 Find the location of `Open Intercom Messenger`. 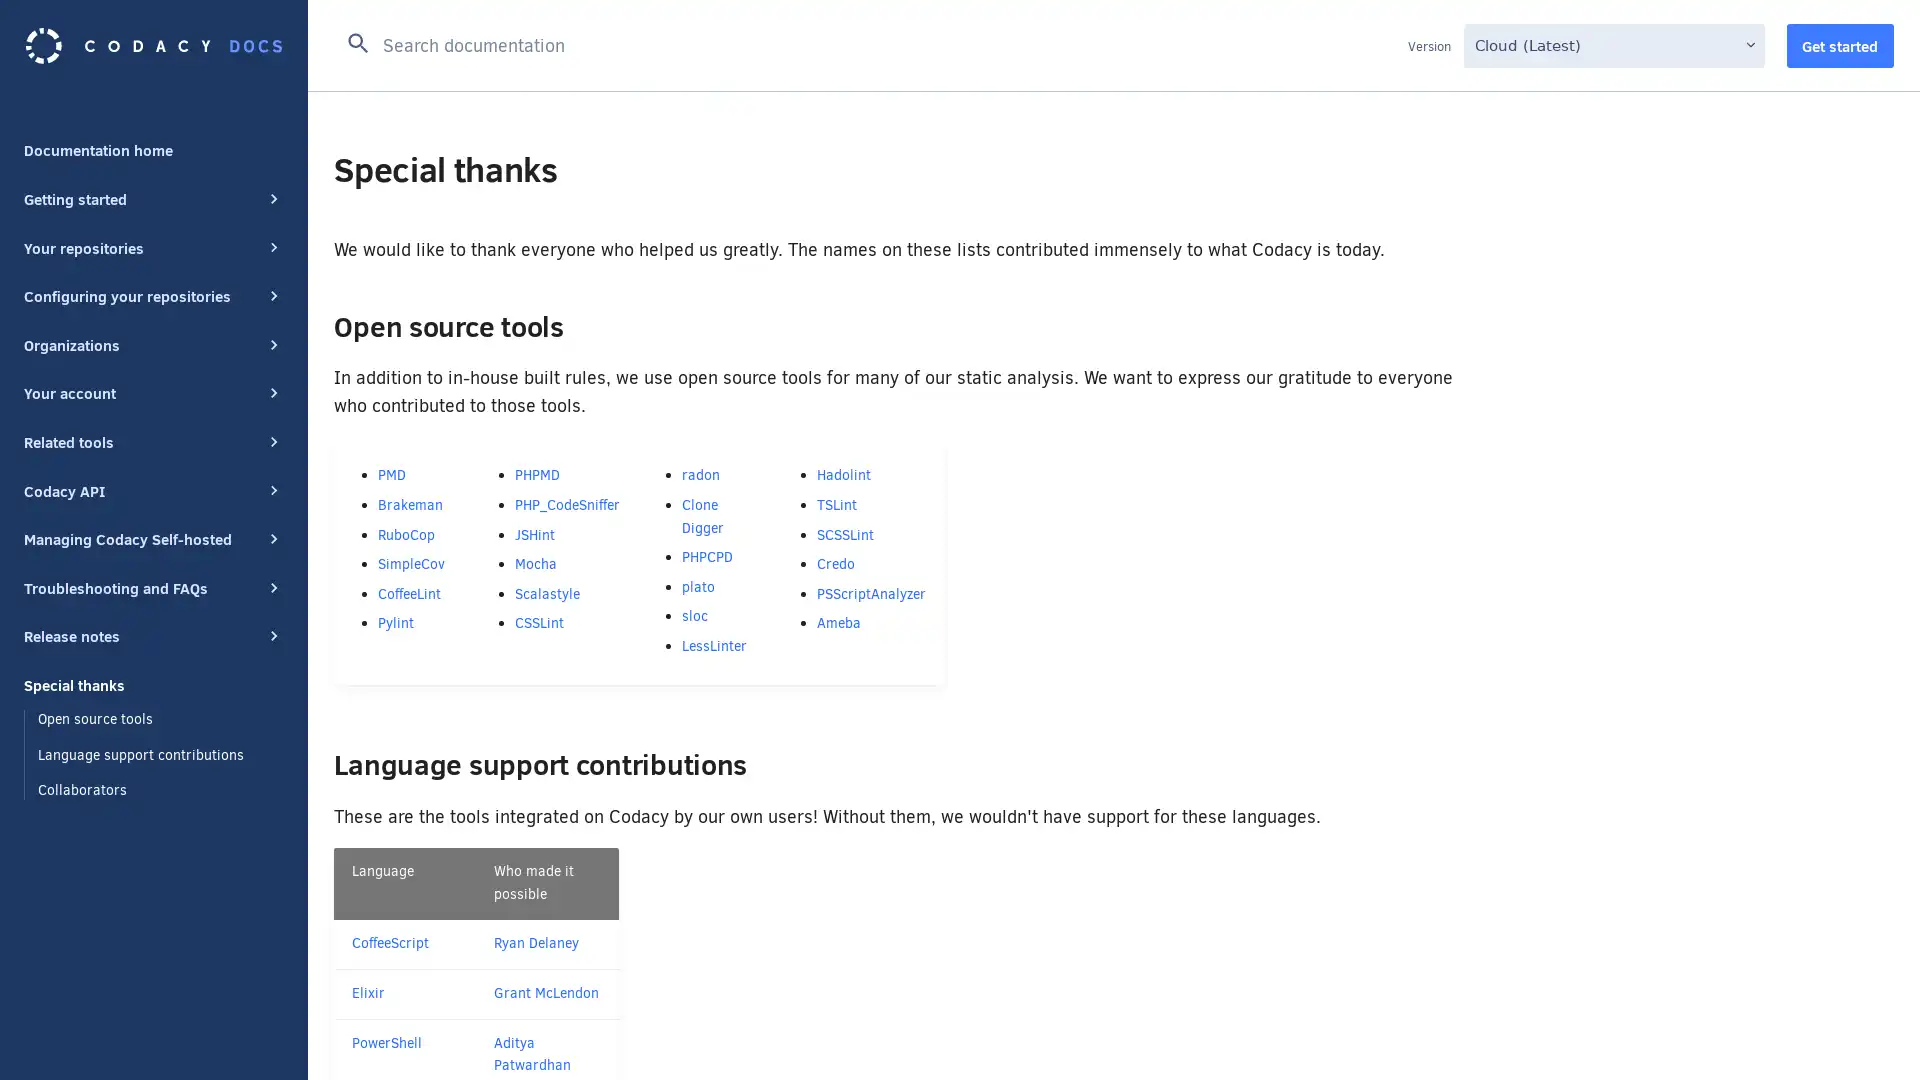

Open Intercom Messenger is located at coordinates (1869, 1029).